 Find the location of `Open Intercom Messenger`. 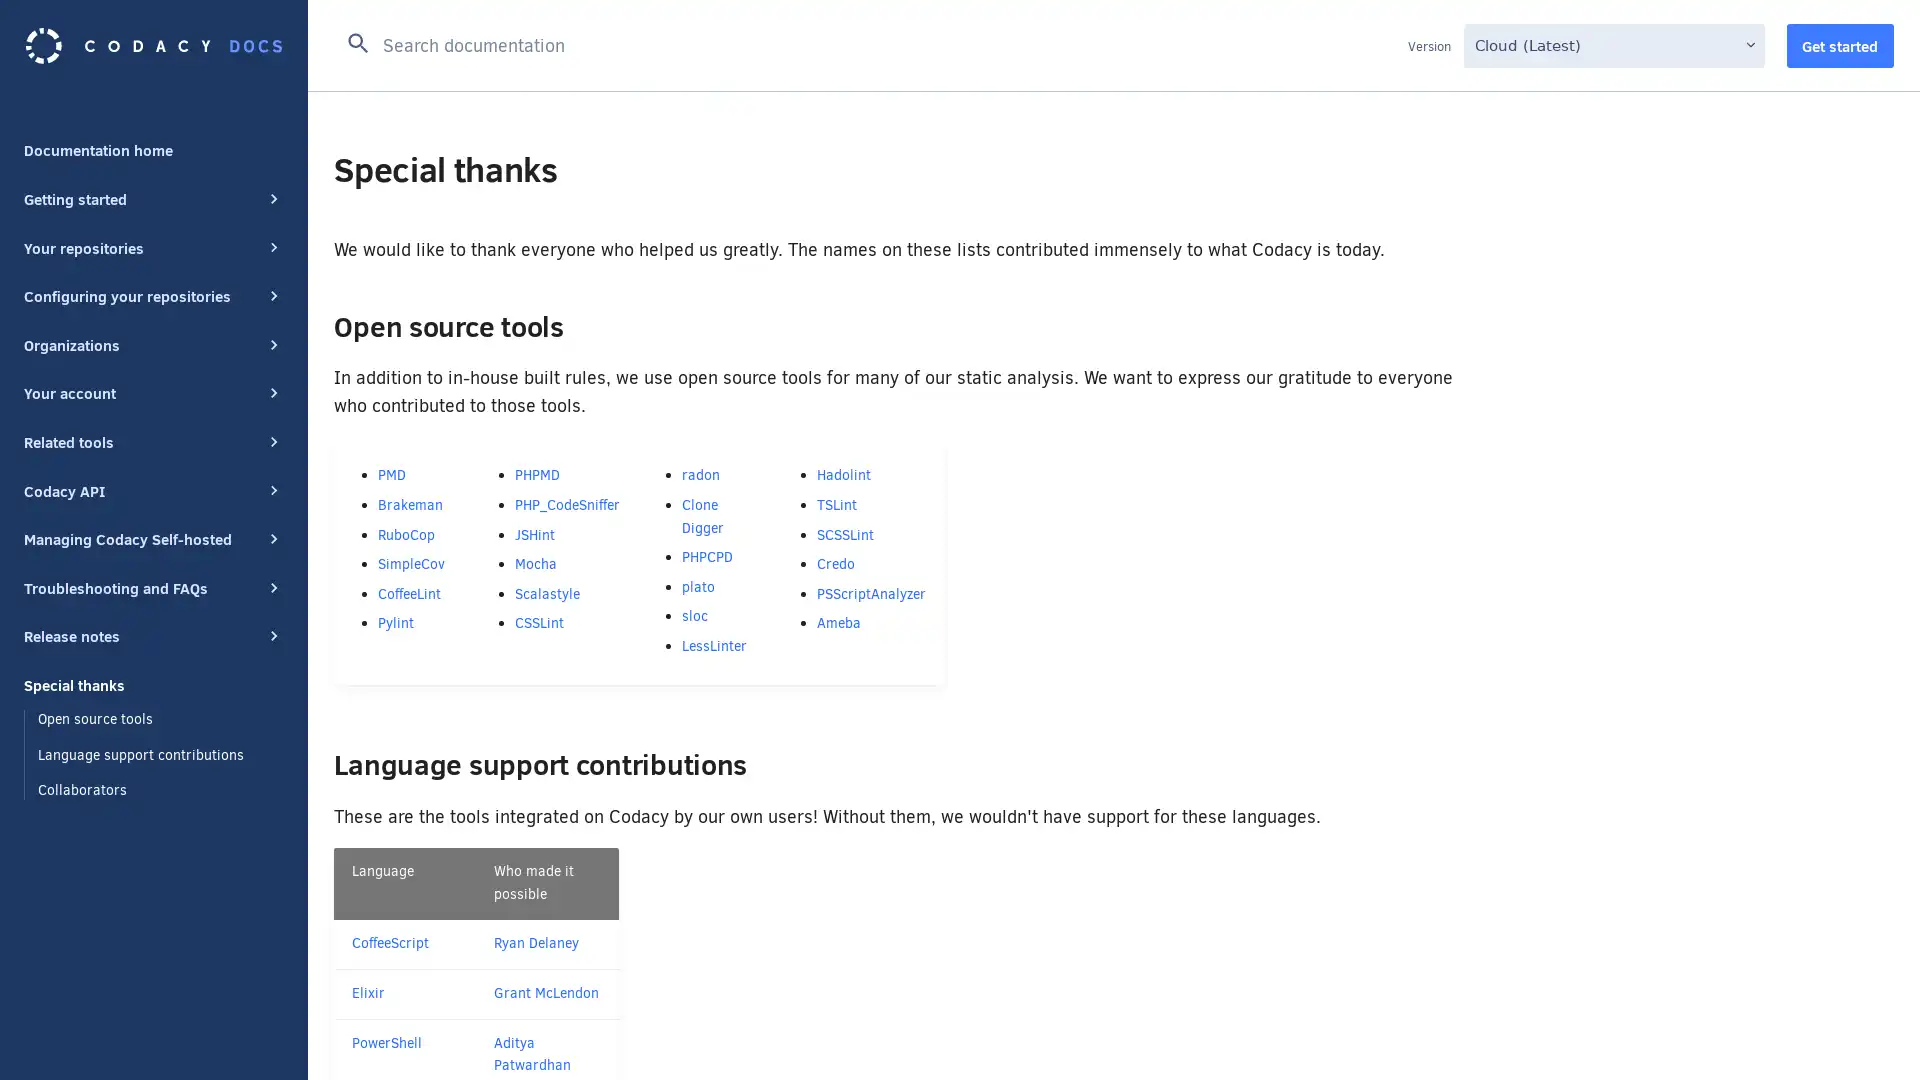

Open Intercom Messenger is located at coordinates (1869, 1029).